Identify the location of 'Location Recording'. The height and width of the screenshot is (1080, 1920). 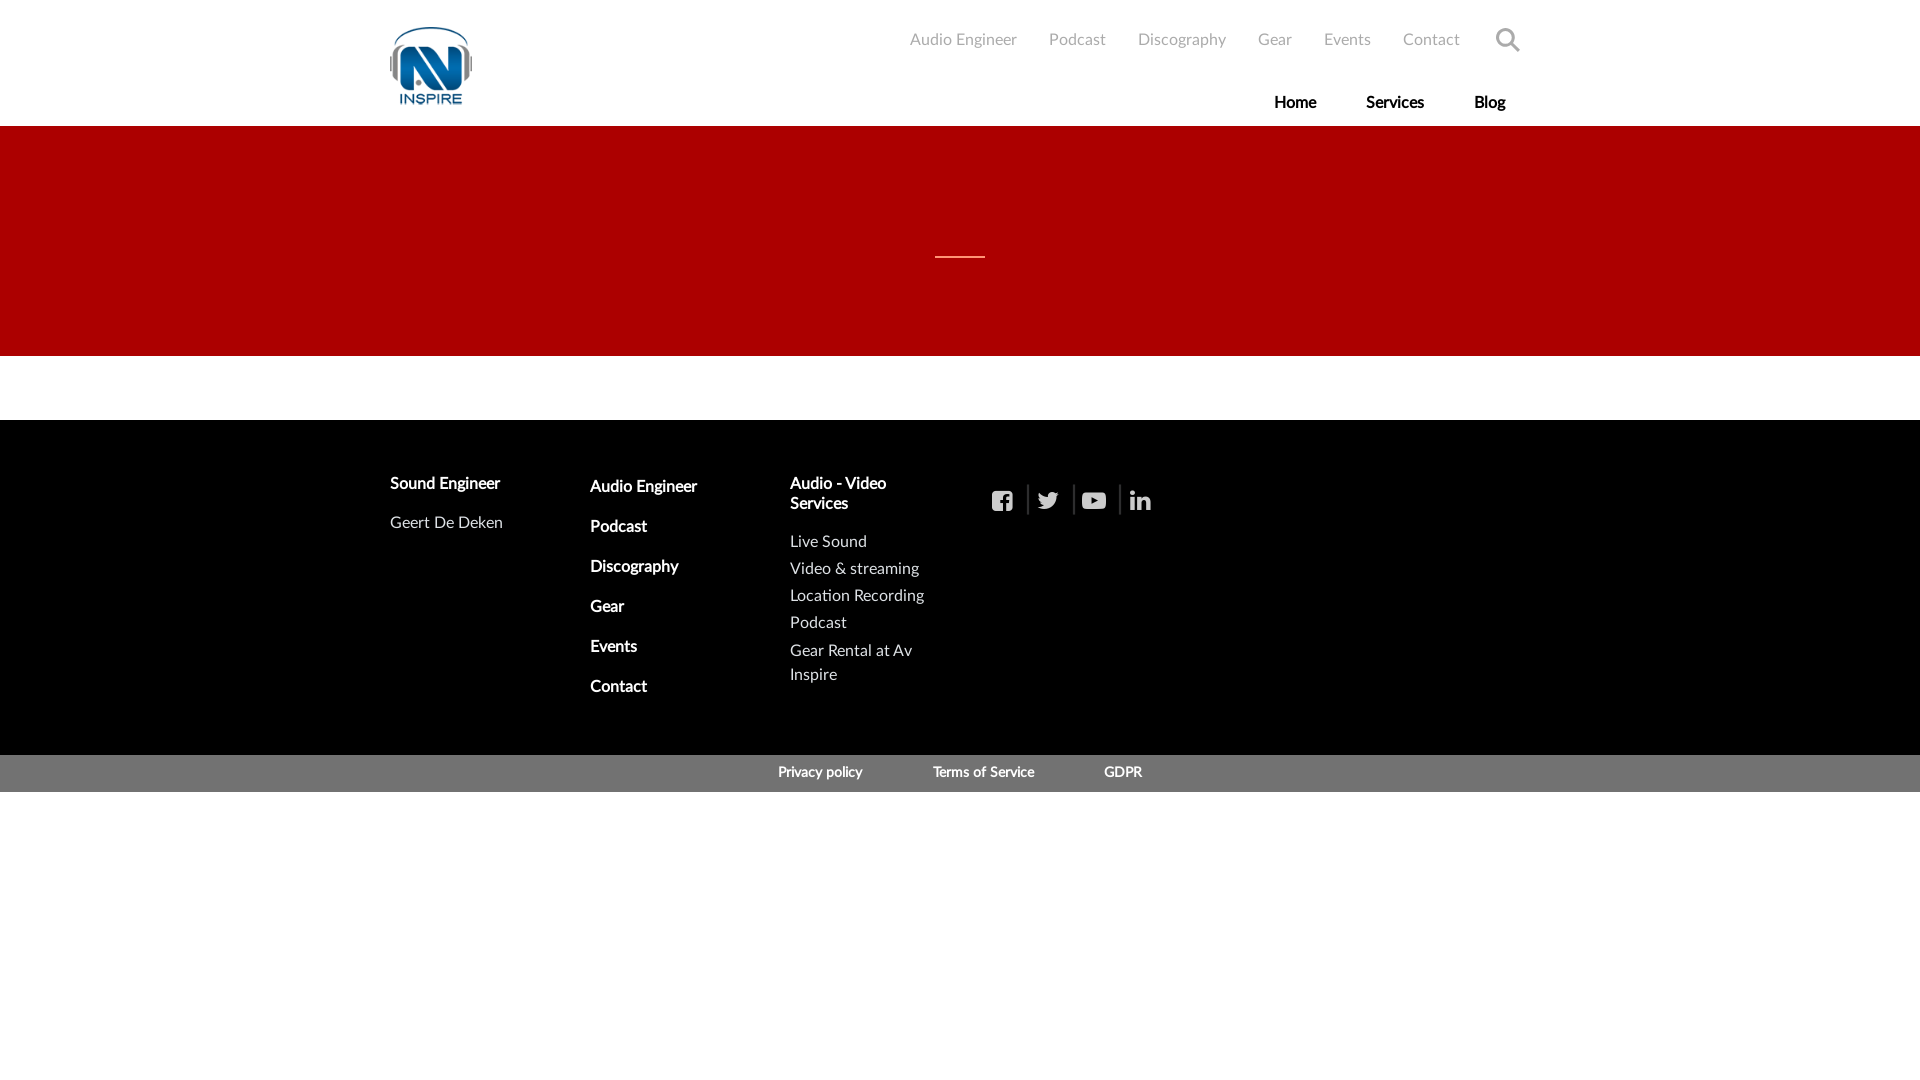
(857, 595).